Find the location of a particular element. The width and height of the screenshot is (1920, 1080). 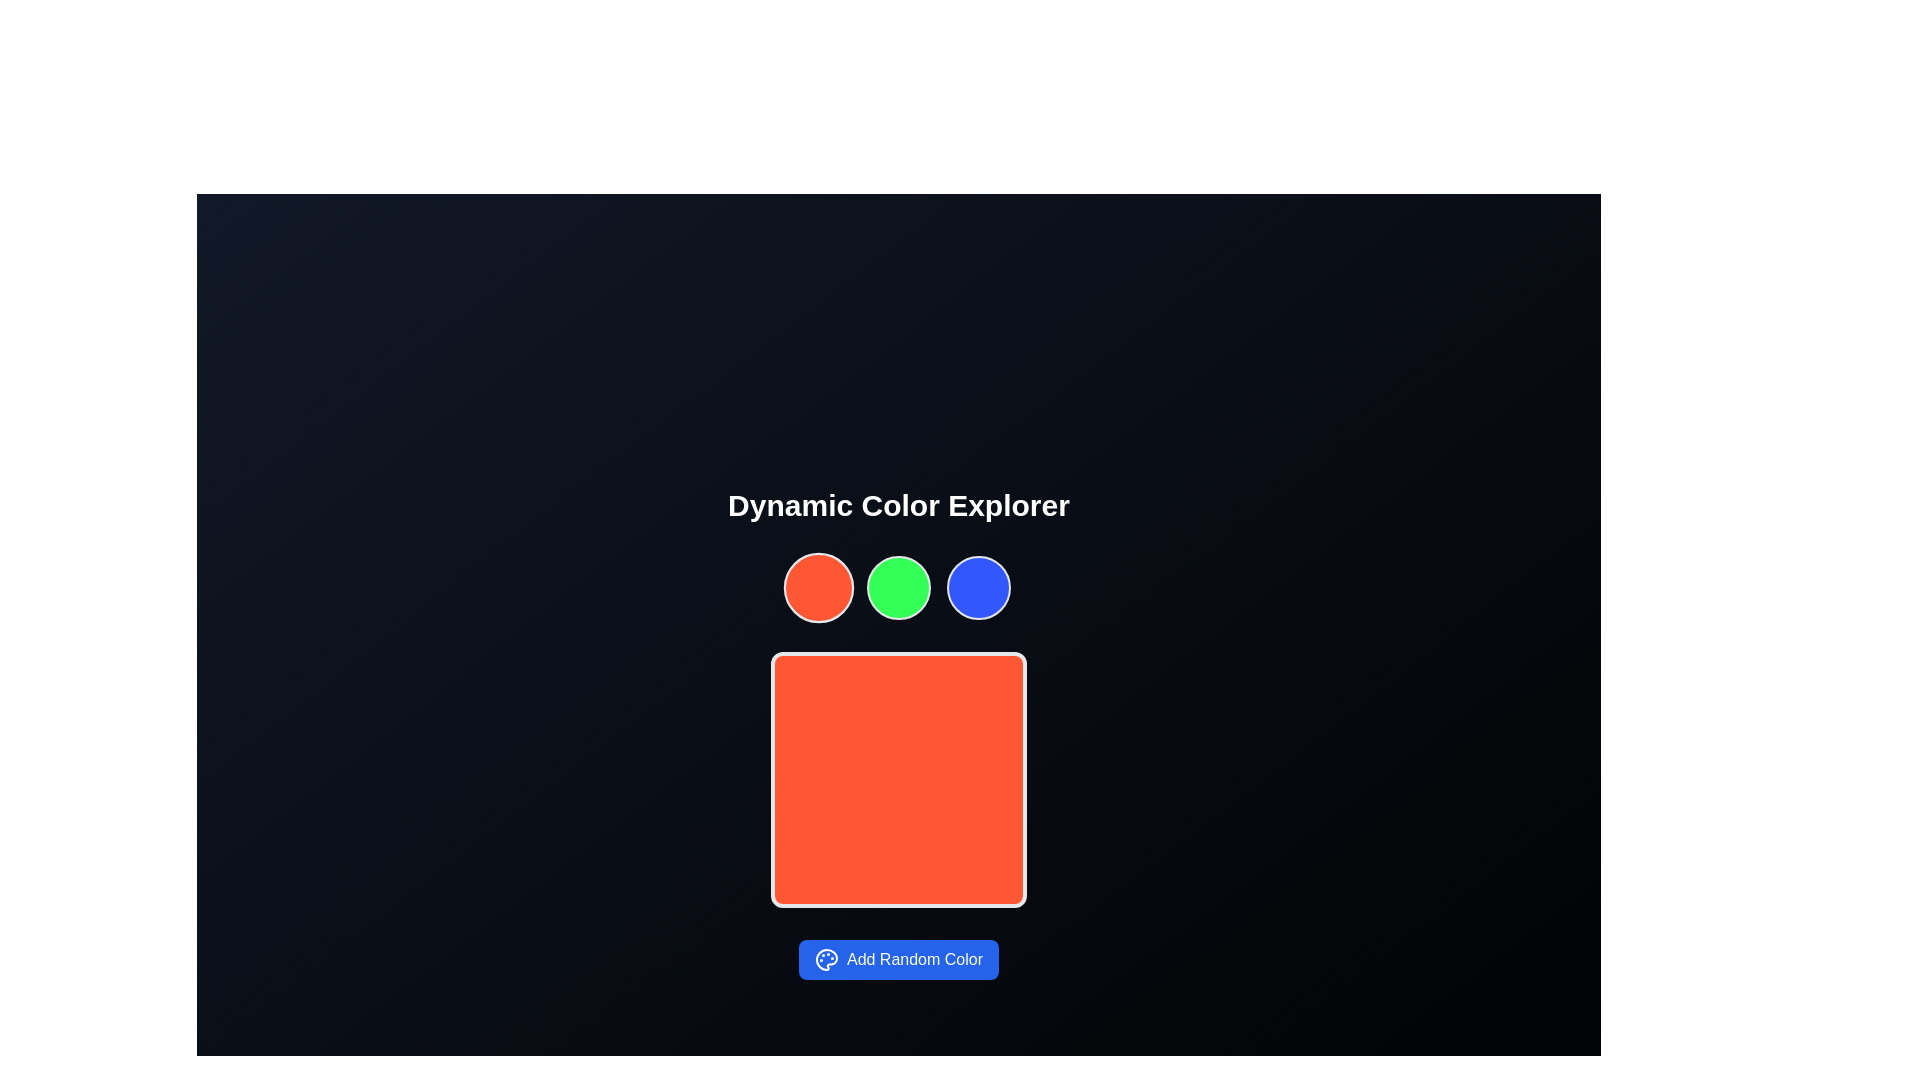

the SVG icon located to the left of the 'Add Random Color' button at the bottom-center of the interface, which serves as a decorative enhancement is located at coordinates (826, 959).